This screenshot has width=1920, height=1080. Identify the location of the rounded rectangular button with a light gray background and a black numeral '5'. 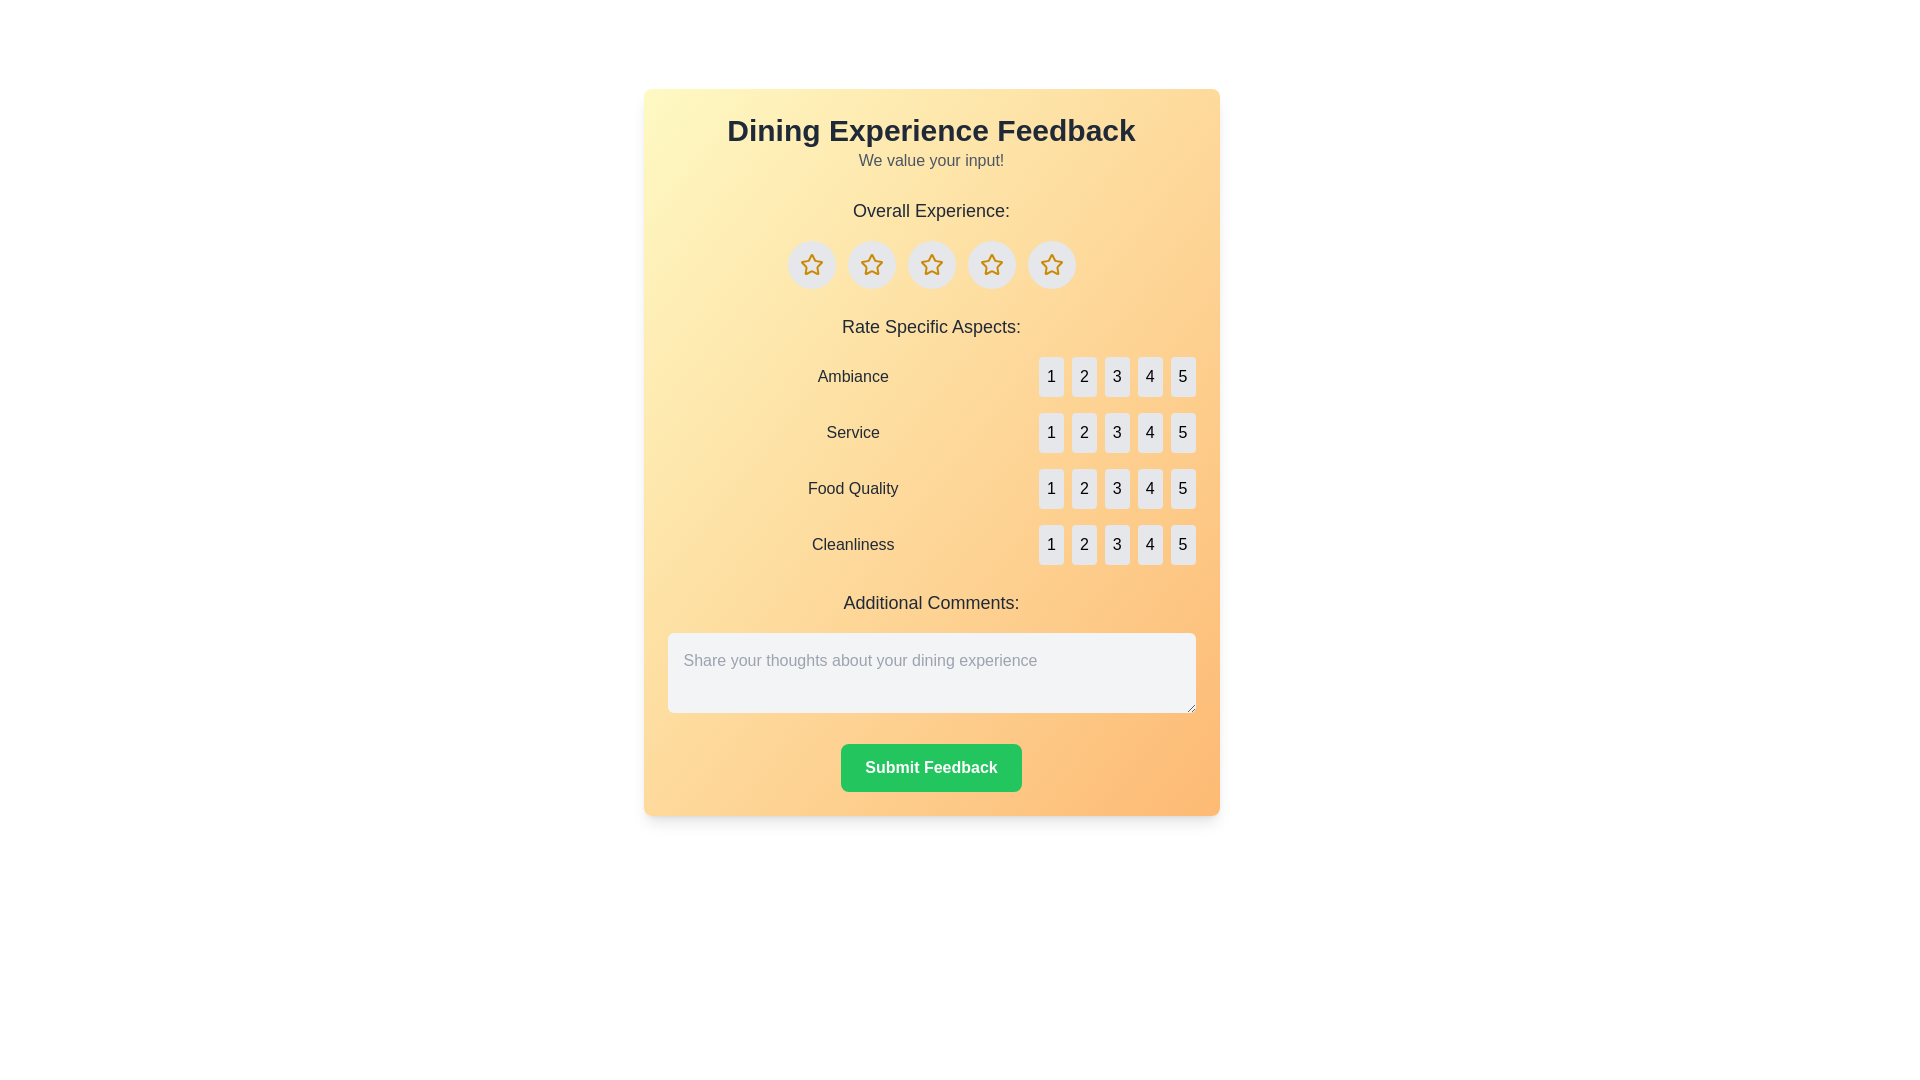
(1183, 431).